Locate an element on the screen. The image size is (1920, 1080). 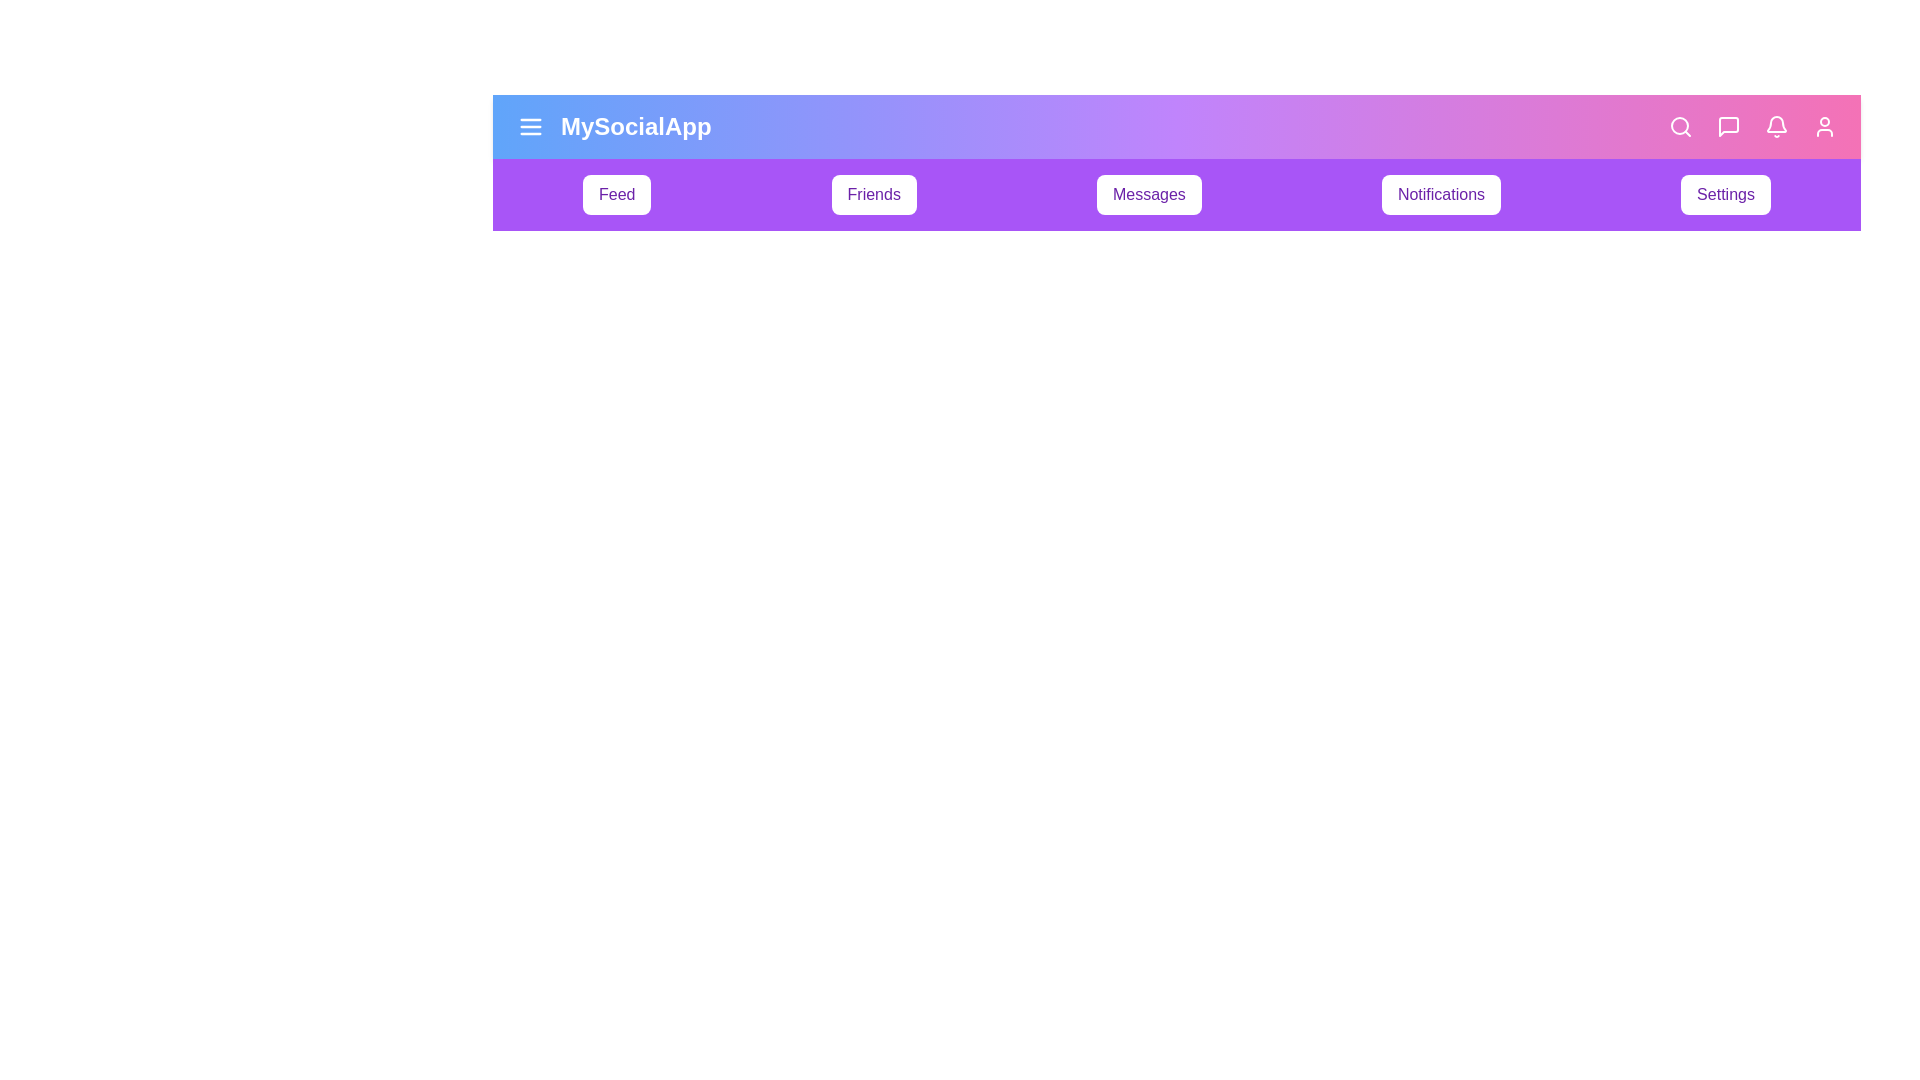
the menu item Messages to observe its hover effect is located at coordinates (1148, 195).